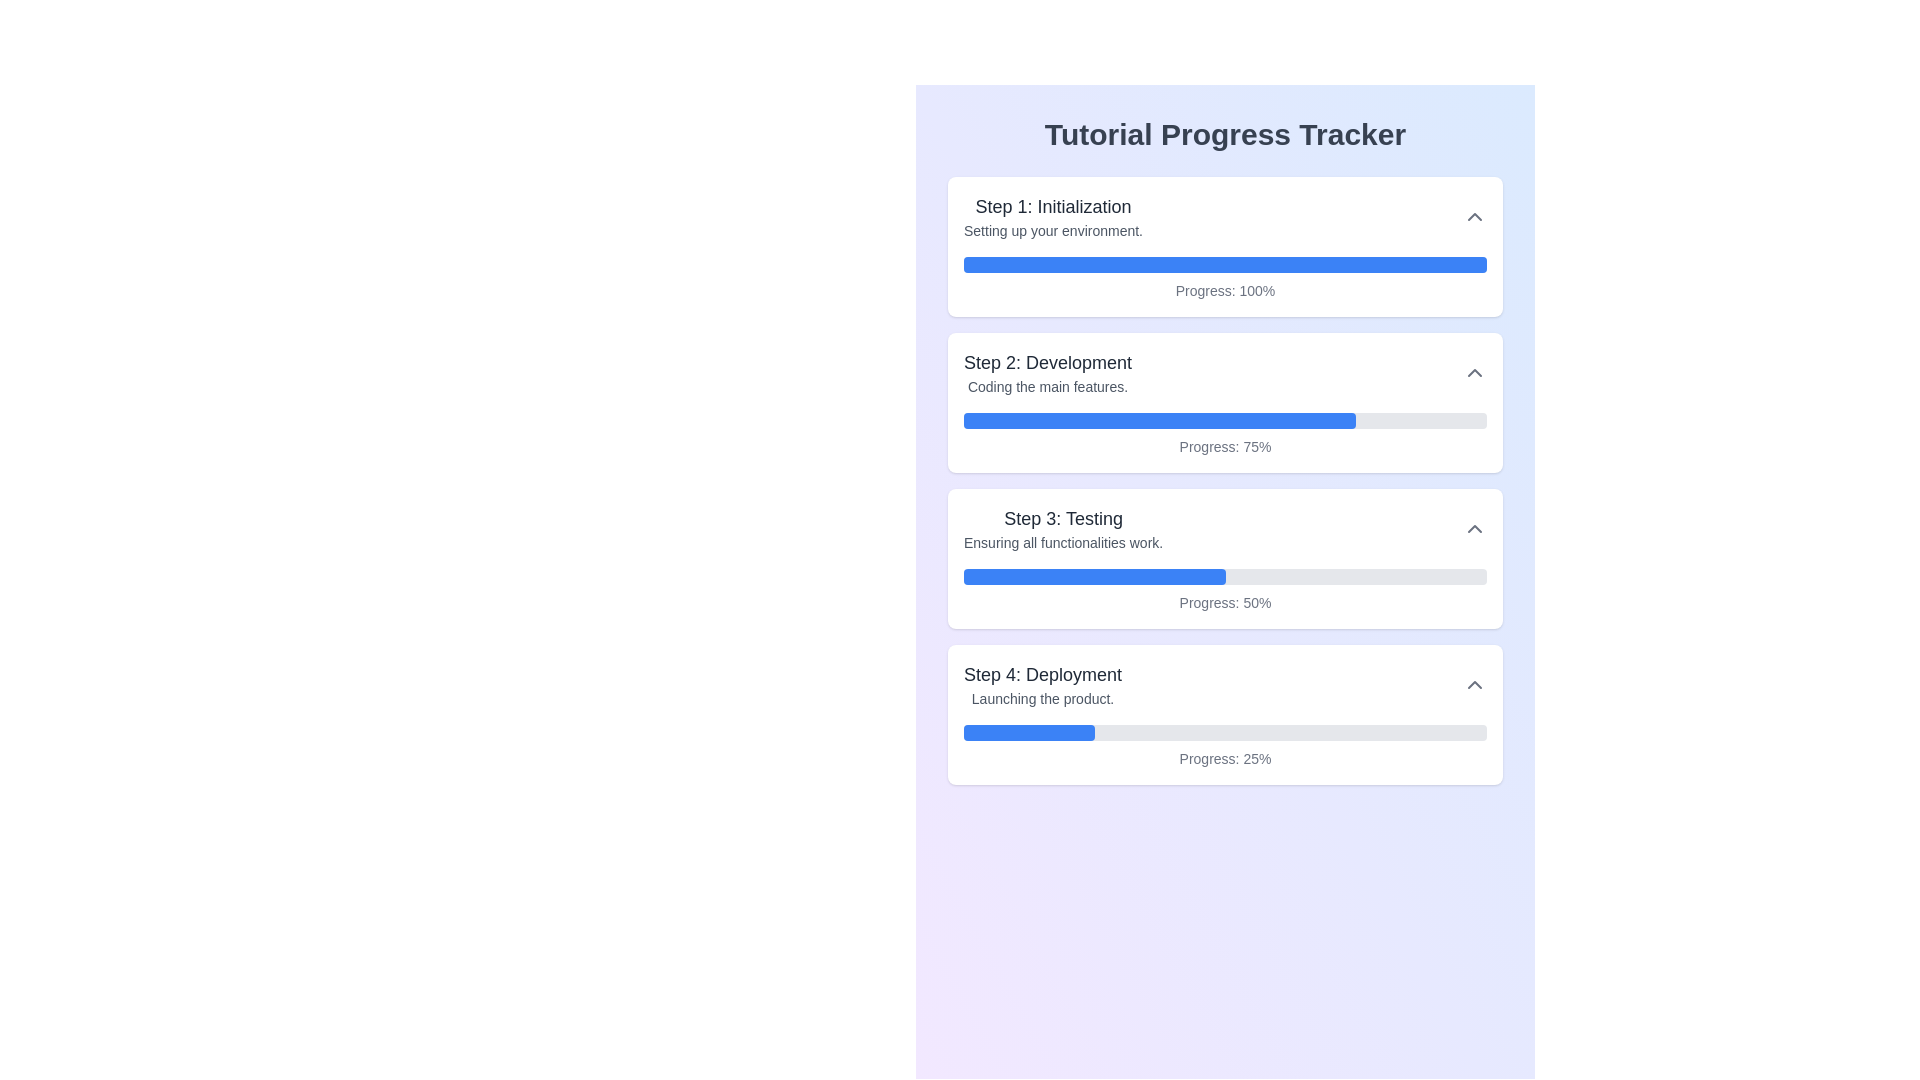 The height and width of the screenshot is (1080, 1920). What do you see at coordinates (1224, 446) in the screenshot?
I see `the text display that represents the progress percentage for 'Step 2: Development', located below the progress bar` at bounding box center [1224, 446].